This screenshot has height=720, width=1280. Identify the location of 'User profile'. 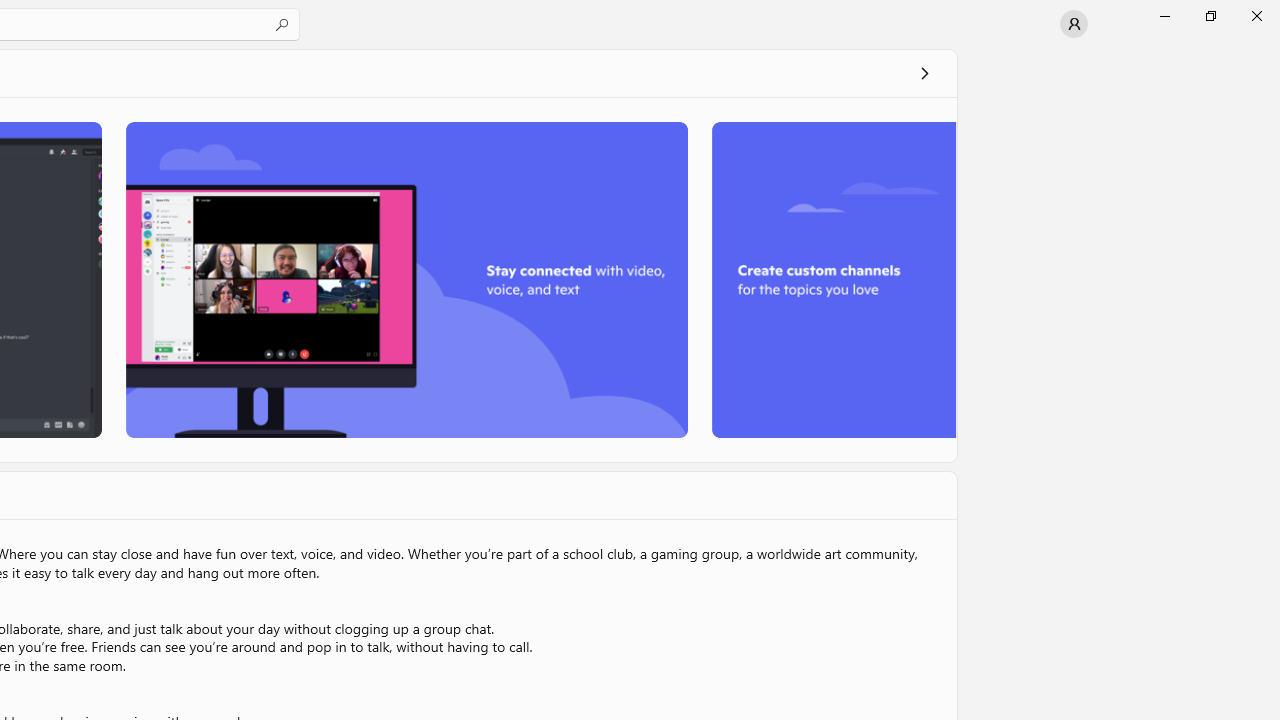
(1072, 24).